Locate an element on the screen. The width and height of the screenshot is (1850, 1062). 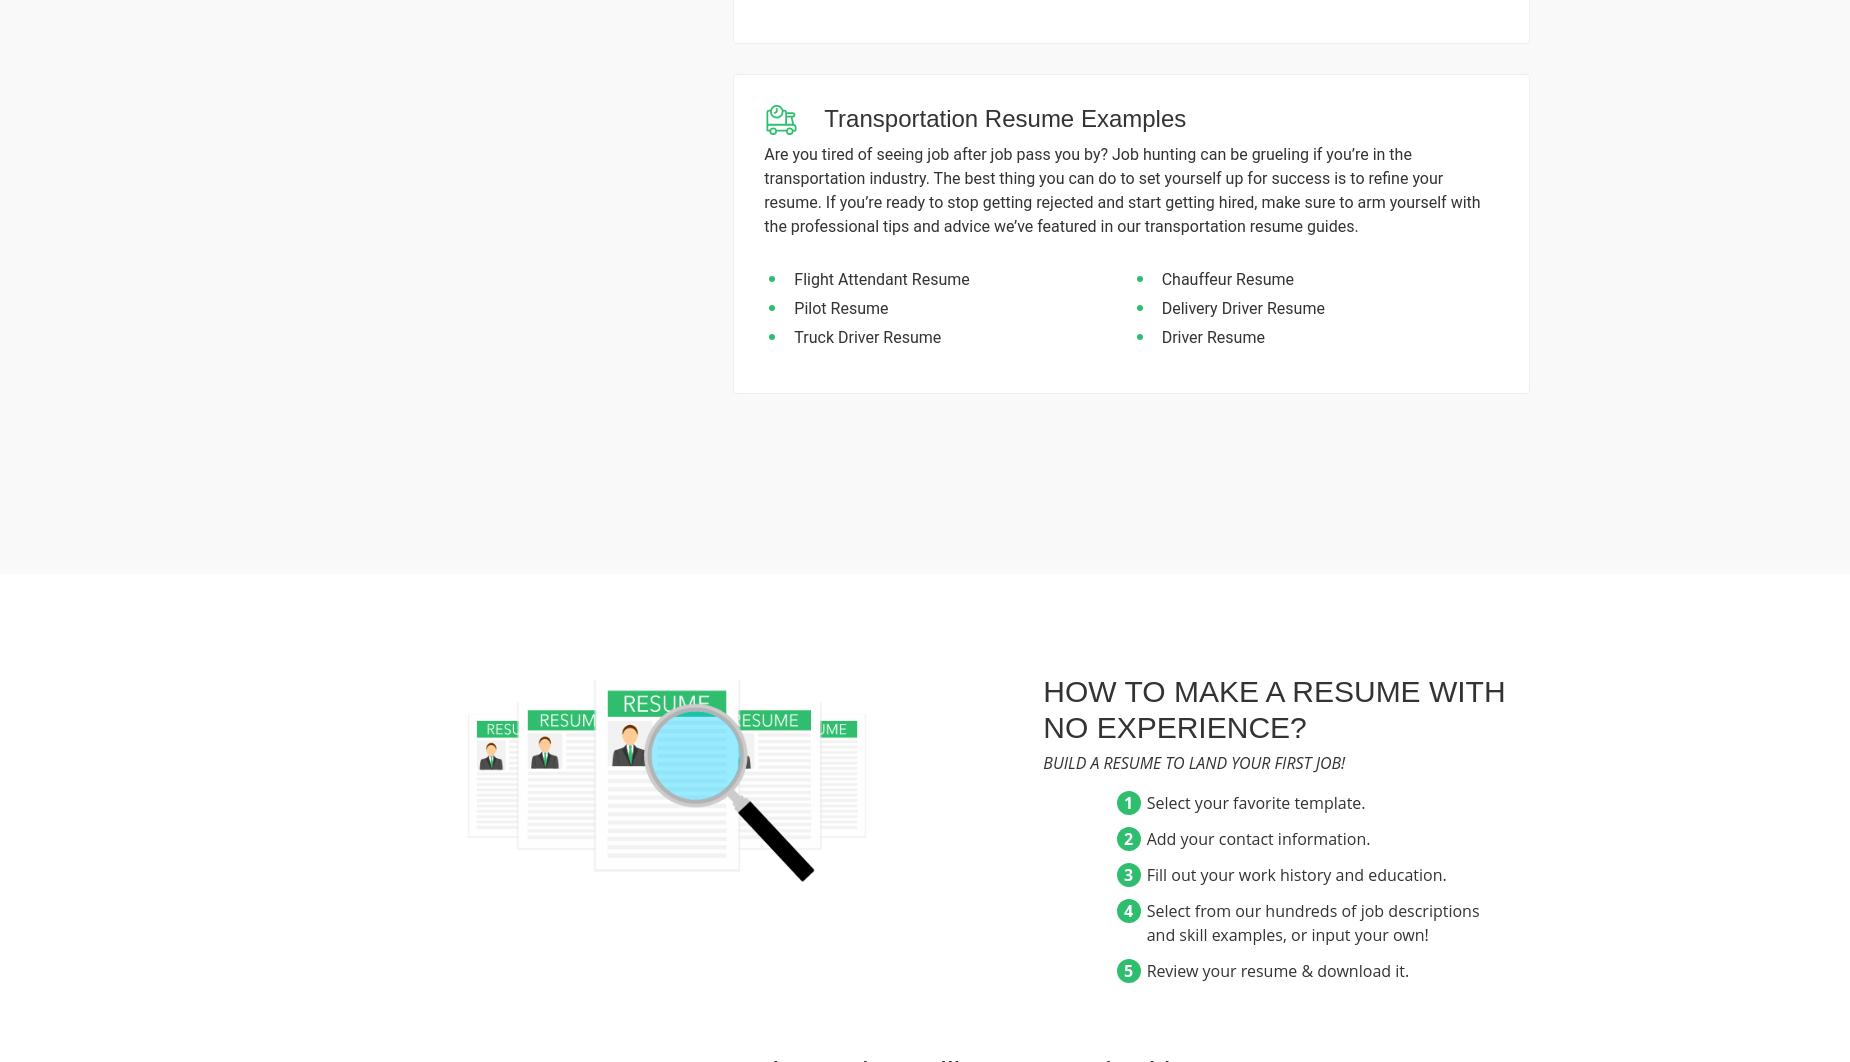
'Are you tired of seeing job after job pass you by? Job hunting can be grueling if you’re in the transportation industry. The best thing you can do to set yourself up for success is to refine your resume. If you’re ready to stop getting rejected and start getting hired, make sure to arm yourself with the professional tips and advice we’ve featured in our transportation resume guides.' is located at coordinates (1121, 190).